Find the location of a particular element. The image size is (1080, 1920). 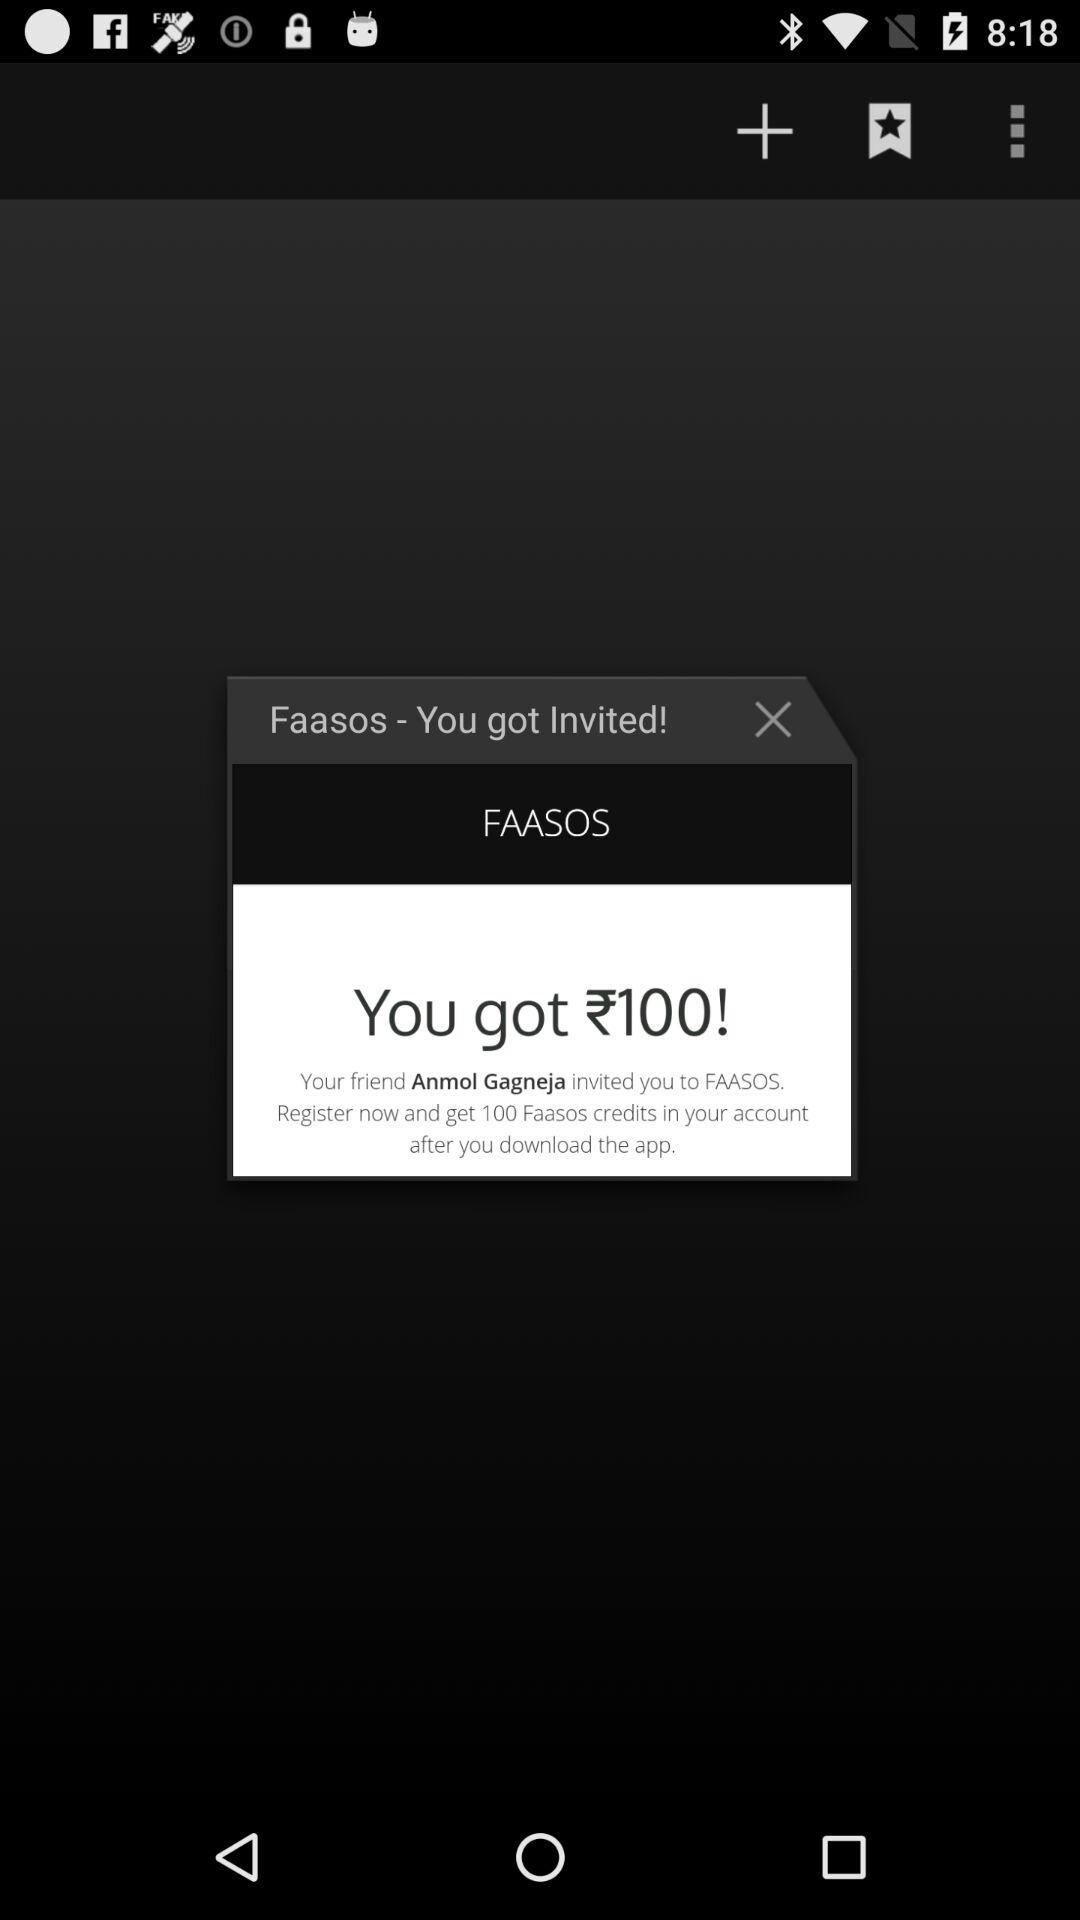

the bookmark icon is located at coordinates (890, 139).